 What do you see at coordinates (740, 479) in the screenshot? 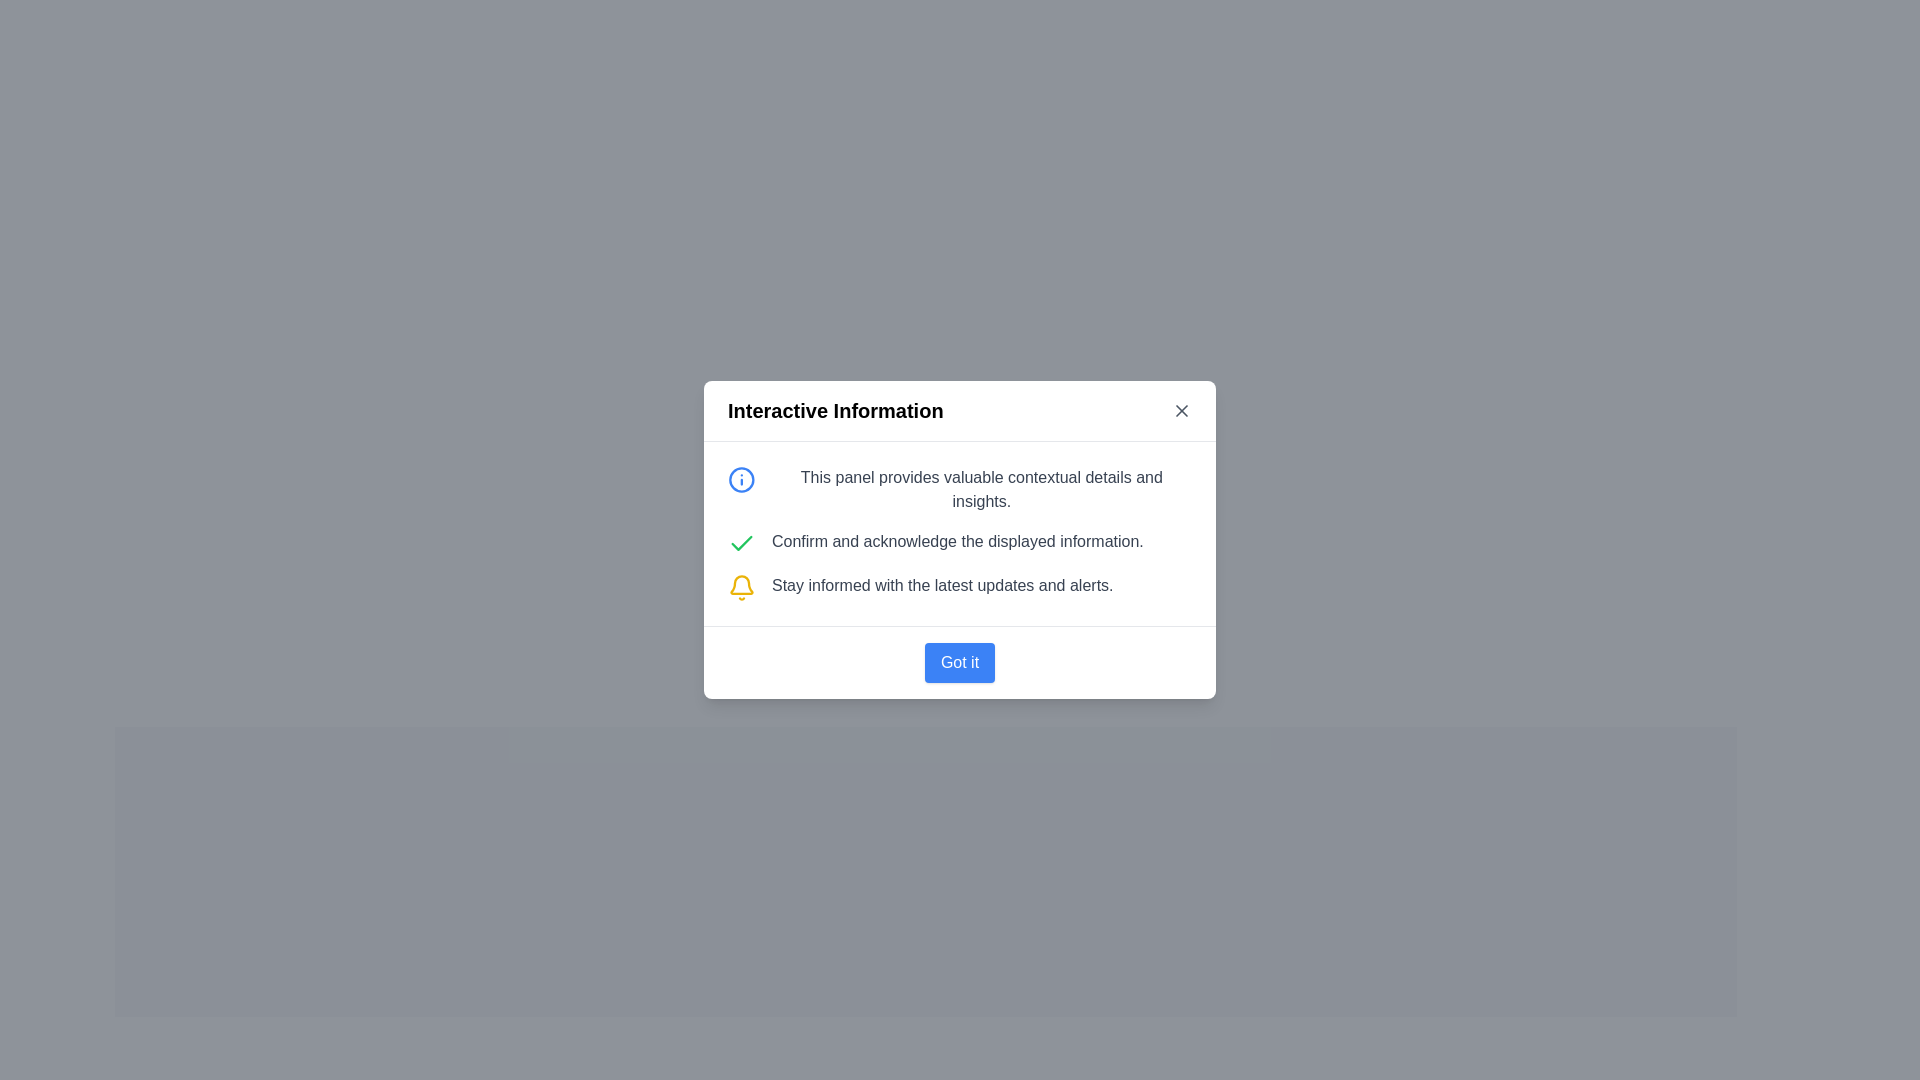
I see `SVG Circle that serves as the outer part of the information icon in the modal dialog, located at the top-left position of the content area` at bounding box center [740, 479].